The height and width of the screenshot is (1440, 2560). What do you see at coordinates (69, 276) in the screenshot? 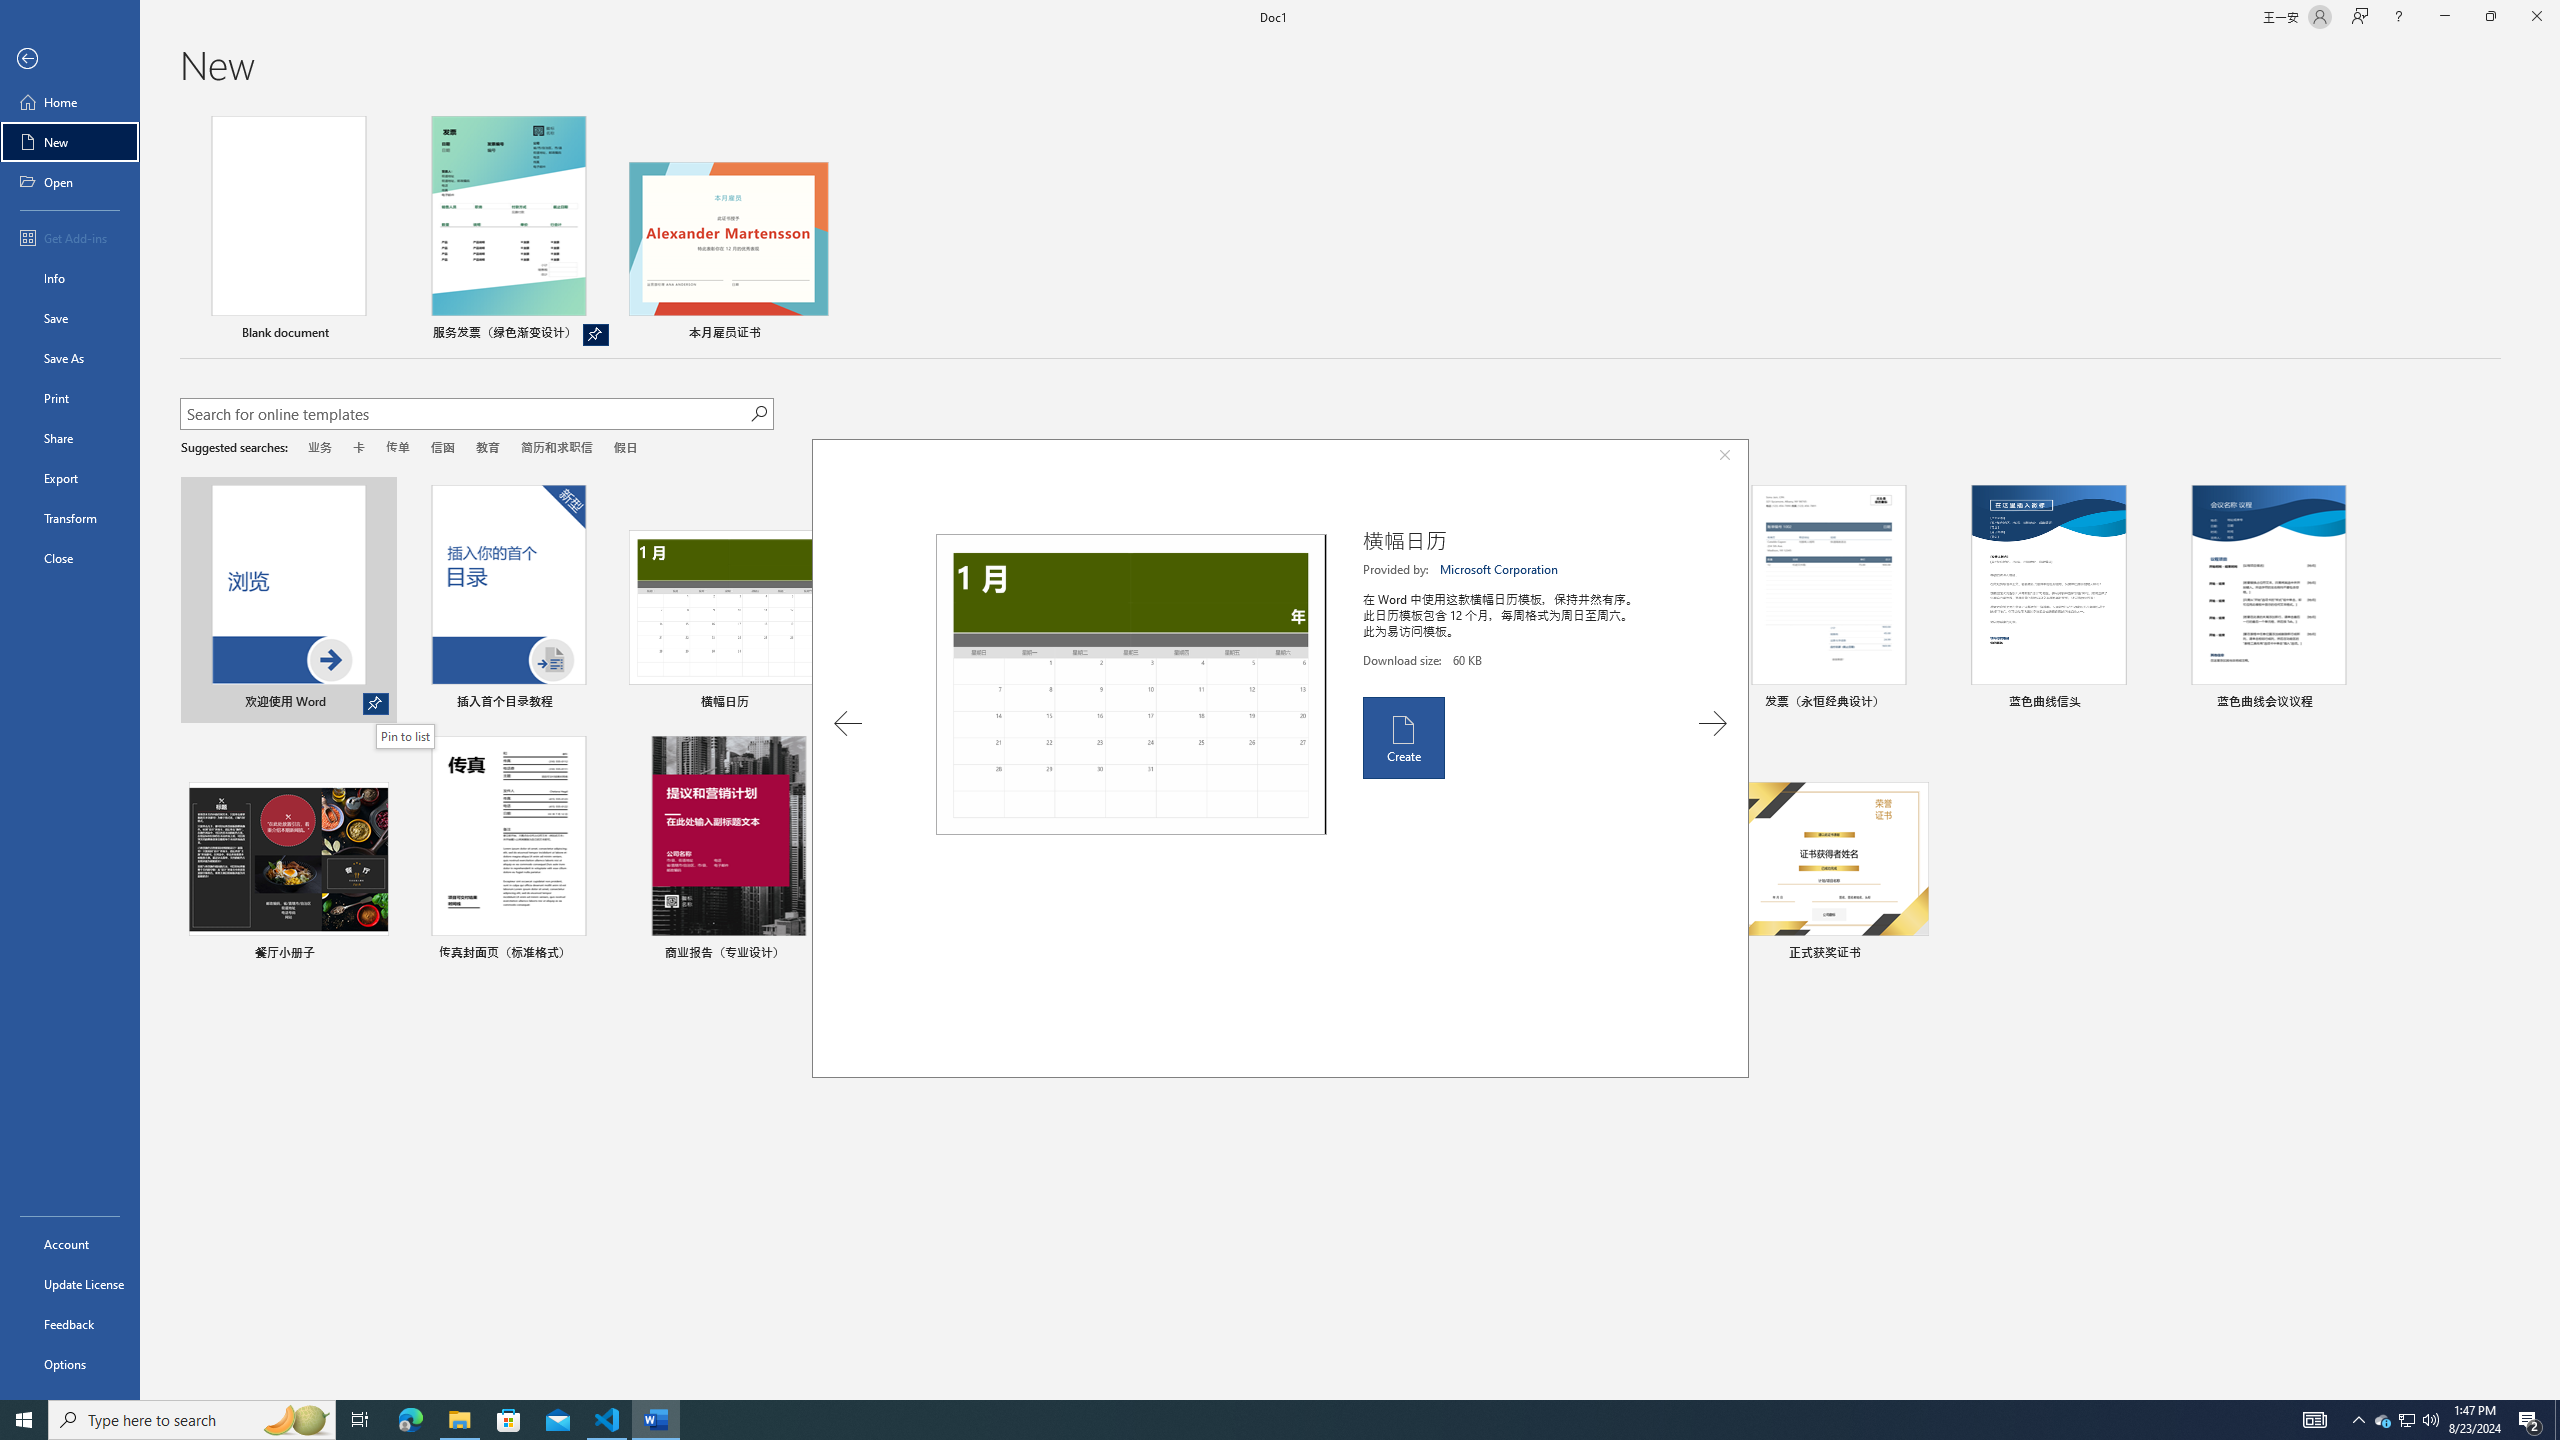
I see `'Info'` at bounding box center [69, 276].